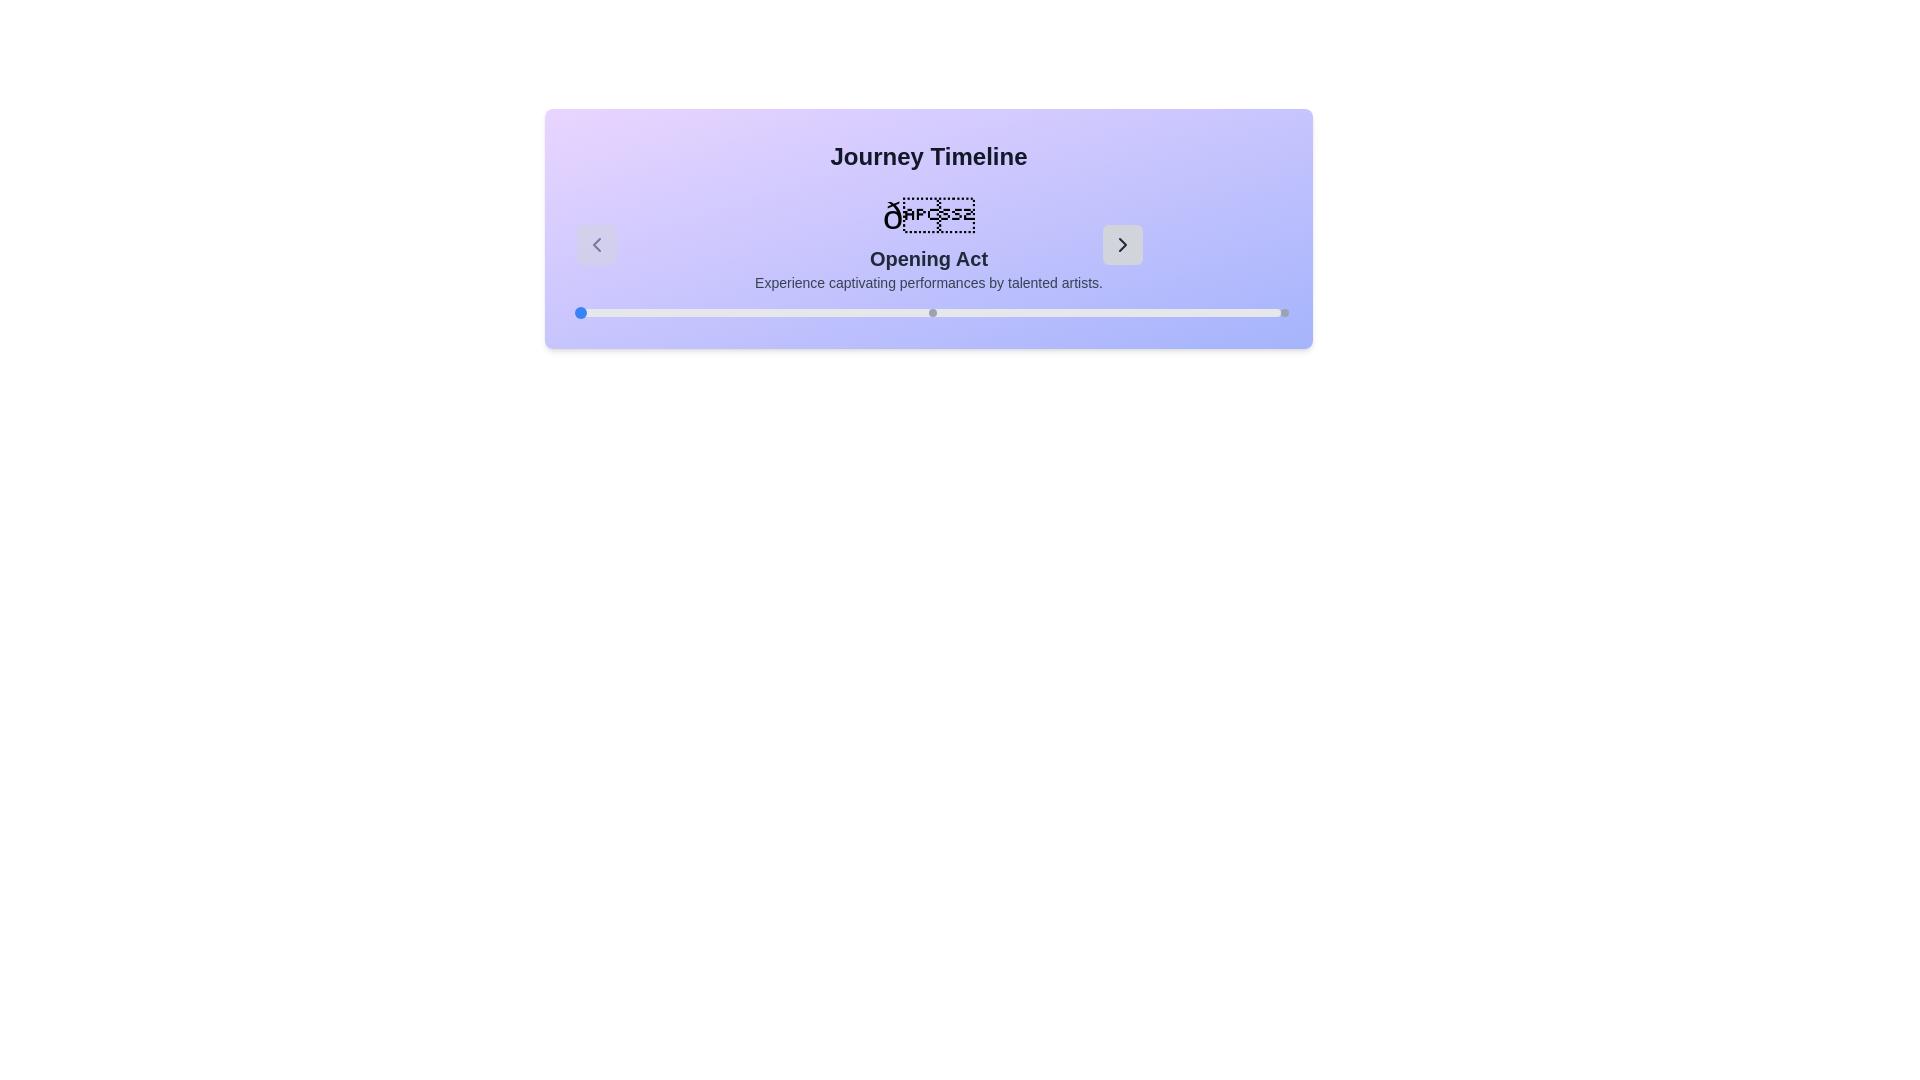 The width and height of the screenshot is (1920, 1080). What do you see at coordinates (928, 227) in the screenshot?
I see `the 'Opening Act' Content display panel` at bounding box center [928, 227].